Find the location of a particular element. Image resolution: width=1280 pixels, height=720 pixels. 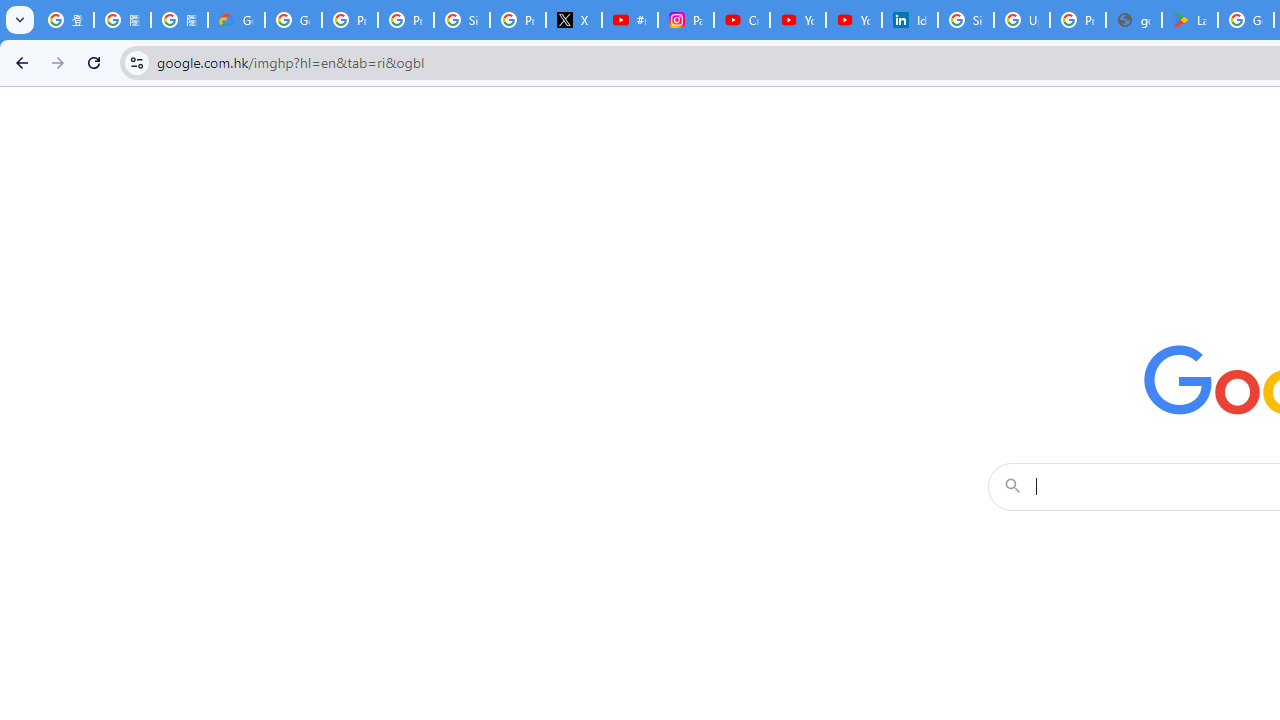

'Google Cloud Privacy Notice' is located at coordinates (236, 20).